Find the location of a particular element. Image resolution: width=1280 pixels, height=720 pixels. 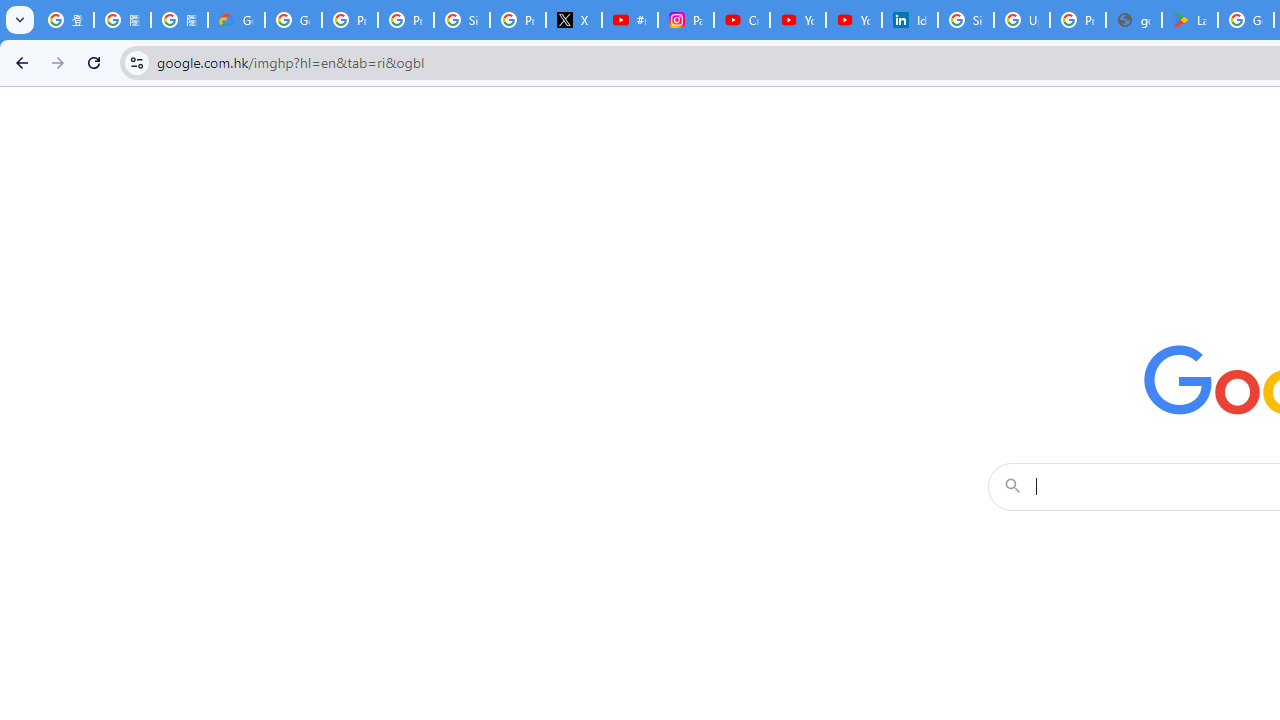

'Google Cloud Privacy Notice' is located at coordinates (236, 20).